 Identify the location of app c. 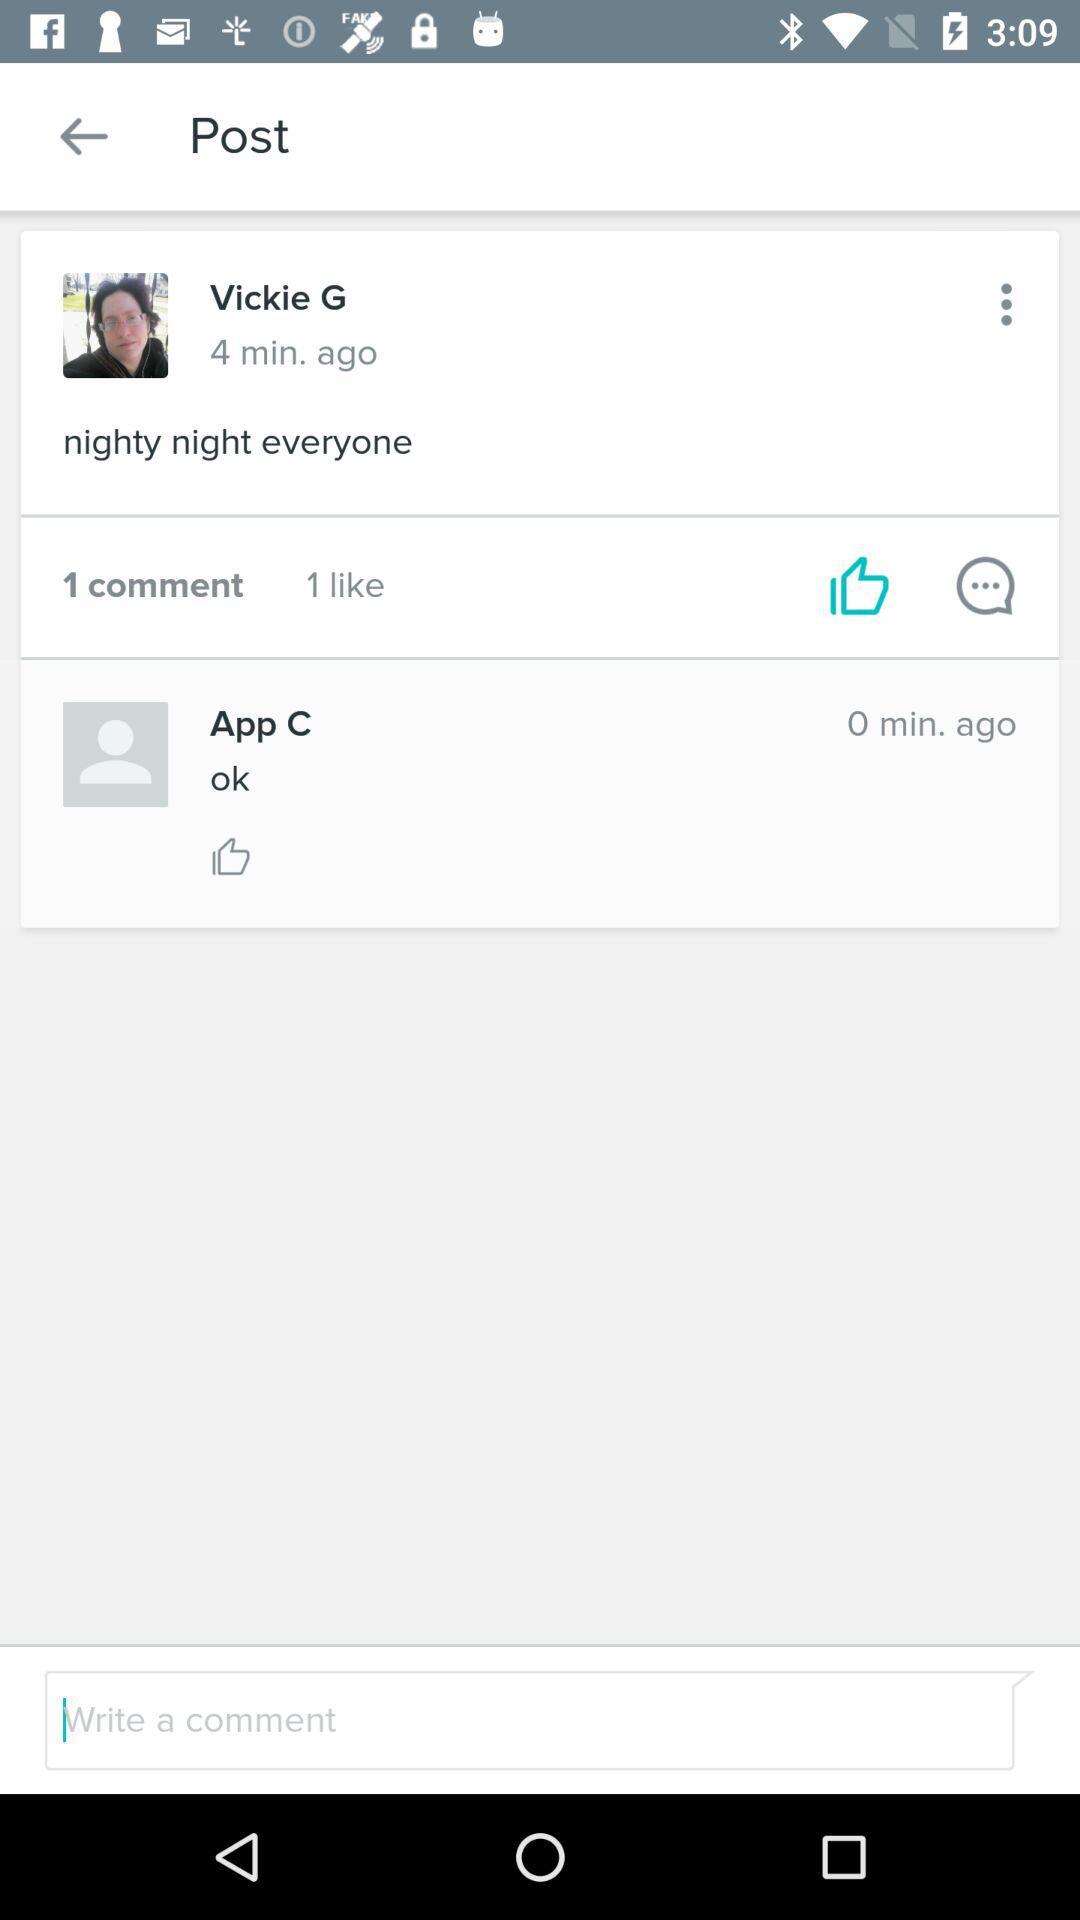
(506, 723).